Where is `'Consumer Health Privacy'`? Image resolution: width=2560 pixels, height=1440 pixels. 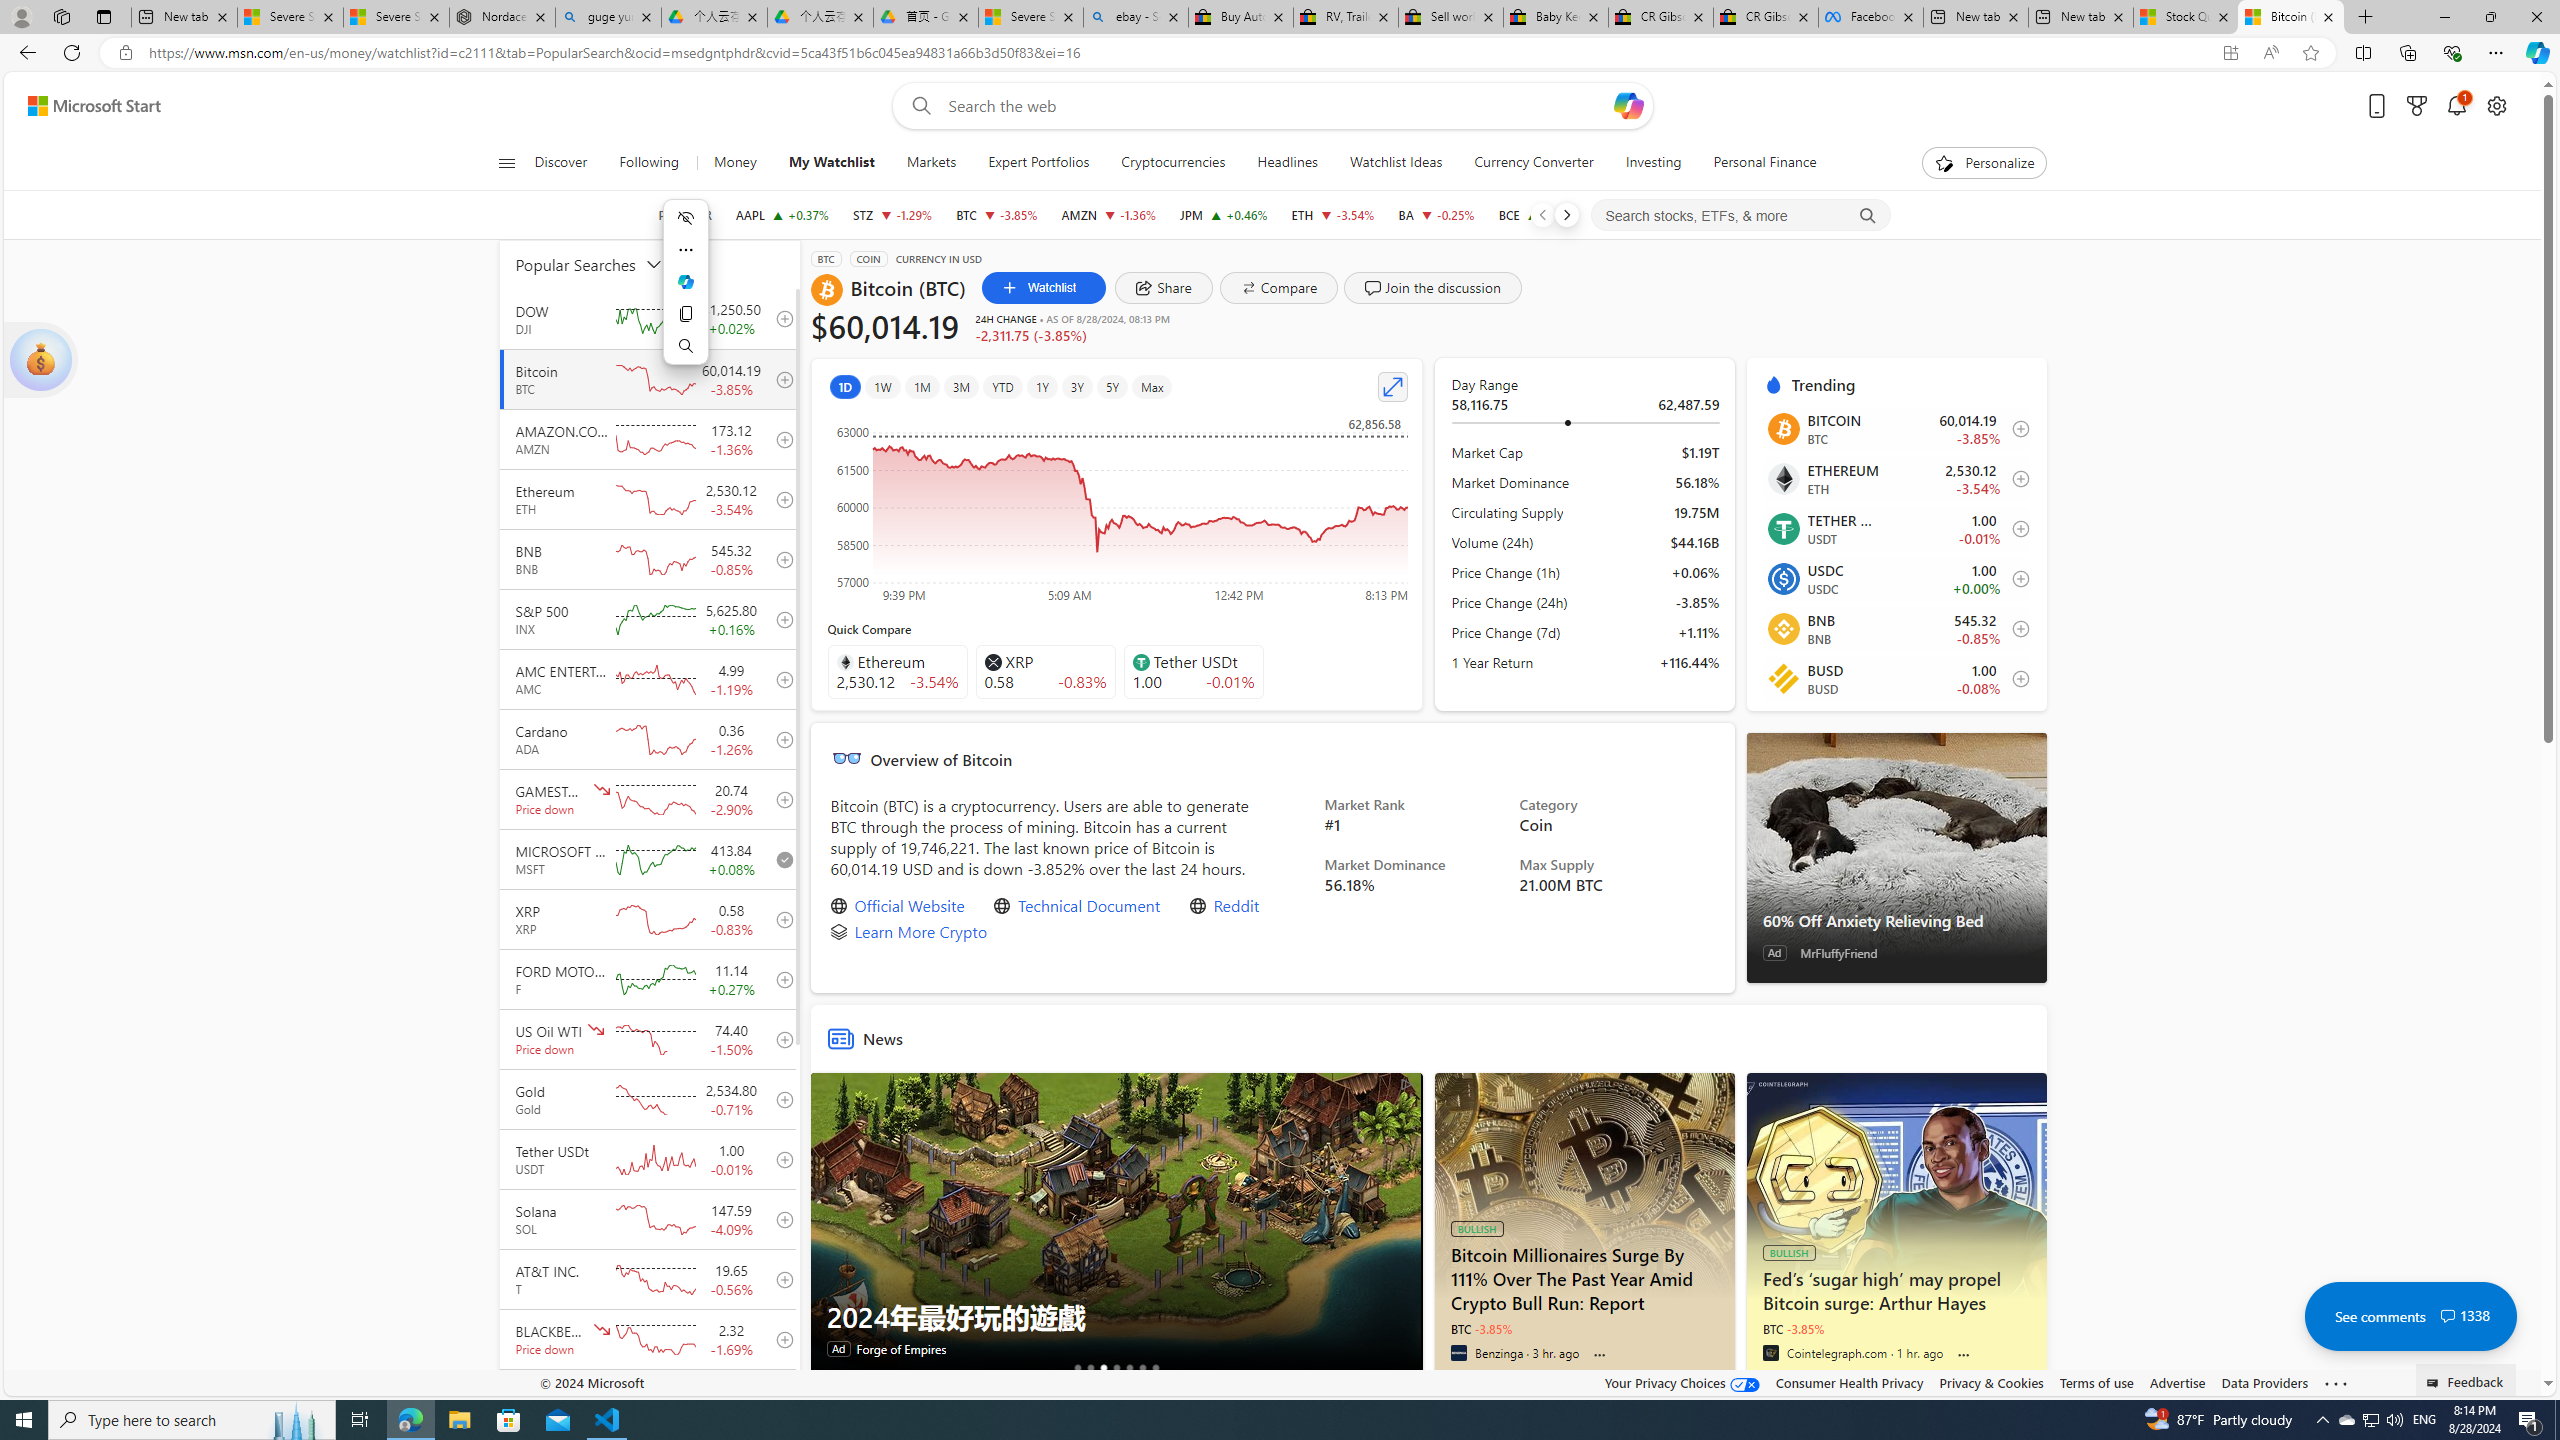
'Consumer Health Privacy' is located at coordinates (1848, 1382).